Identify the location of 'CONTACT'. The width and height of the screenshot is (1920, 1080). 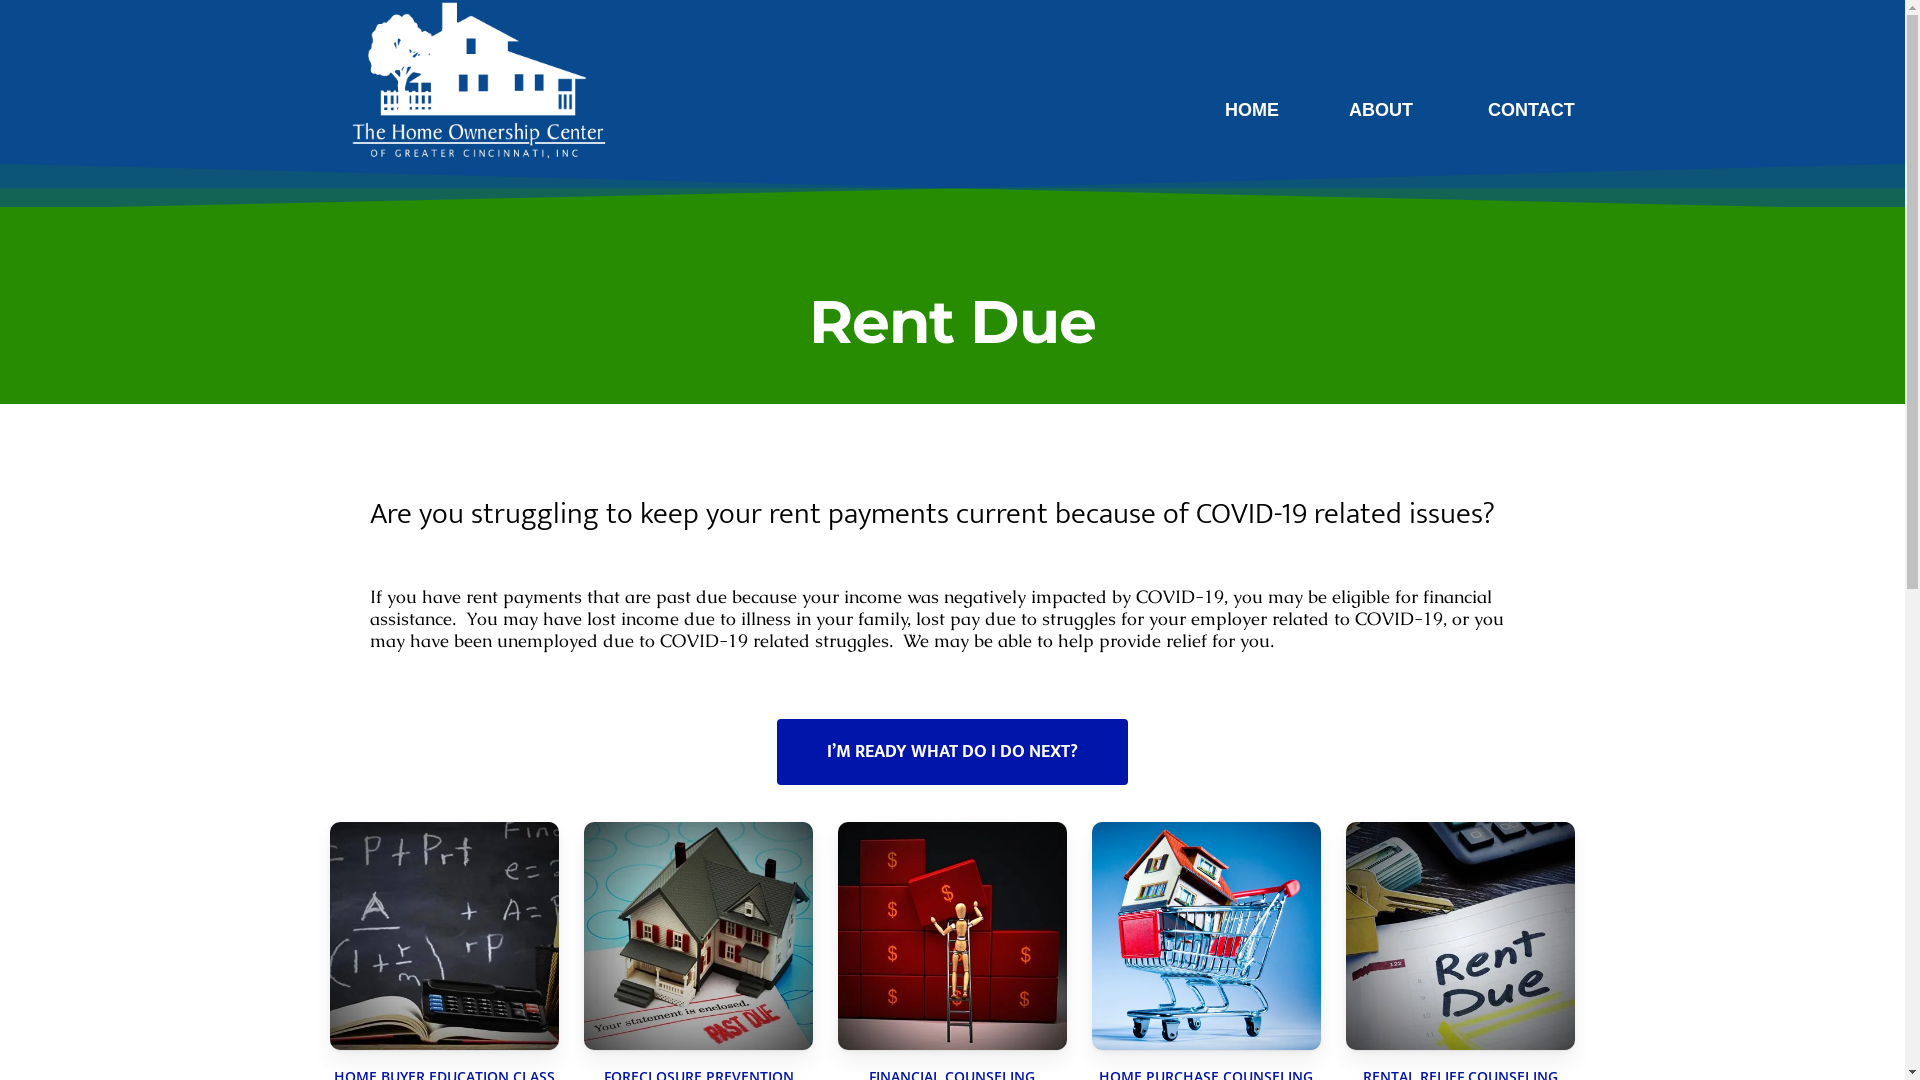
(1478, 110).